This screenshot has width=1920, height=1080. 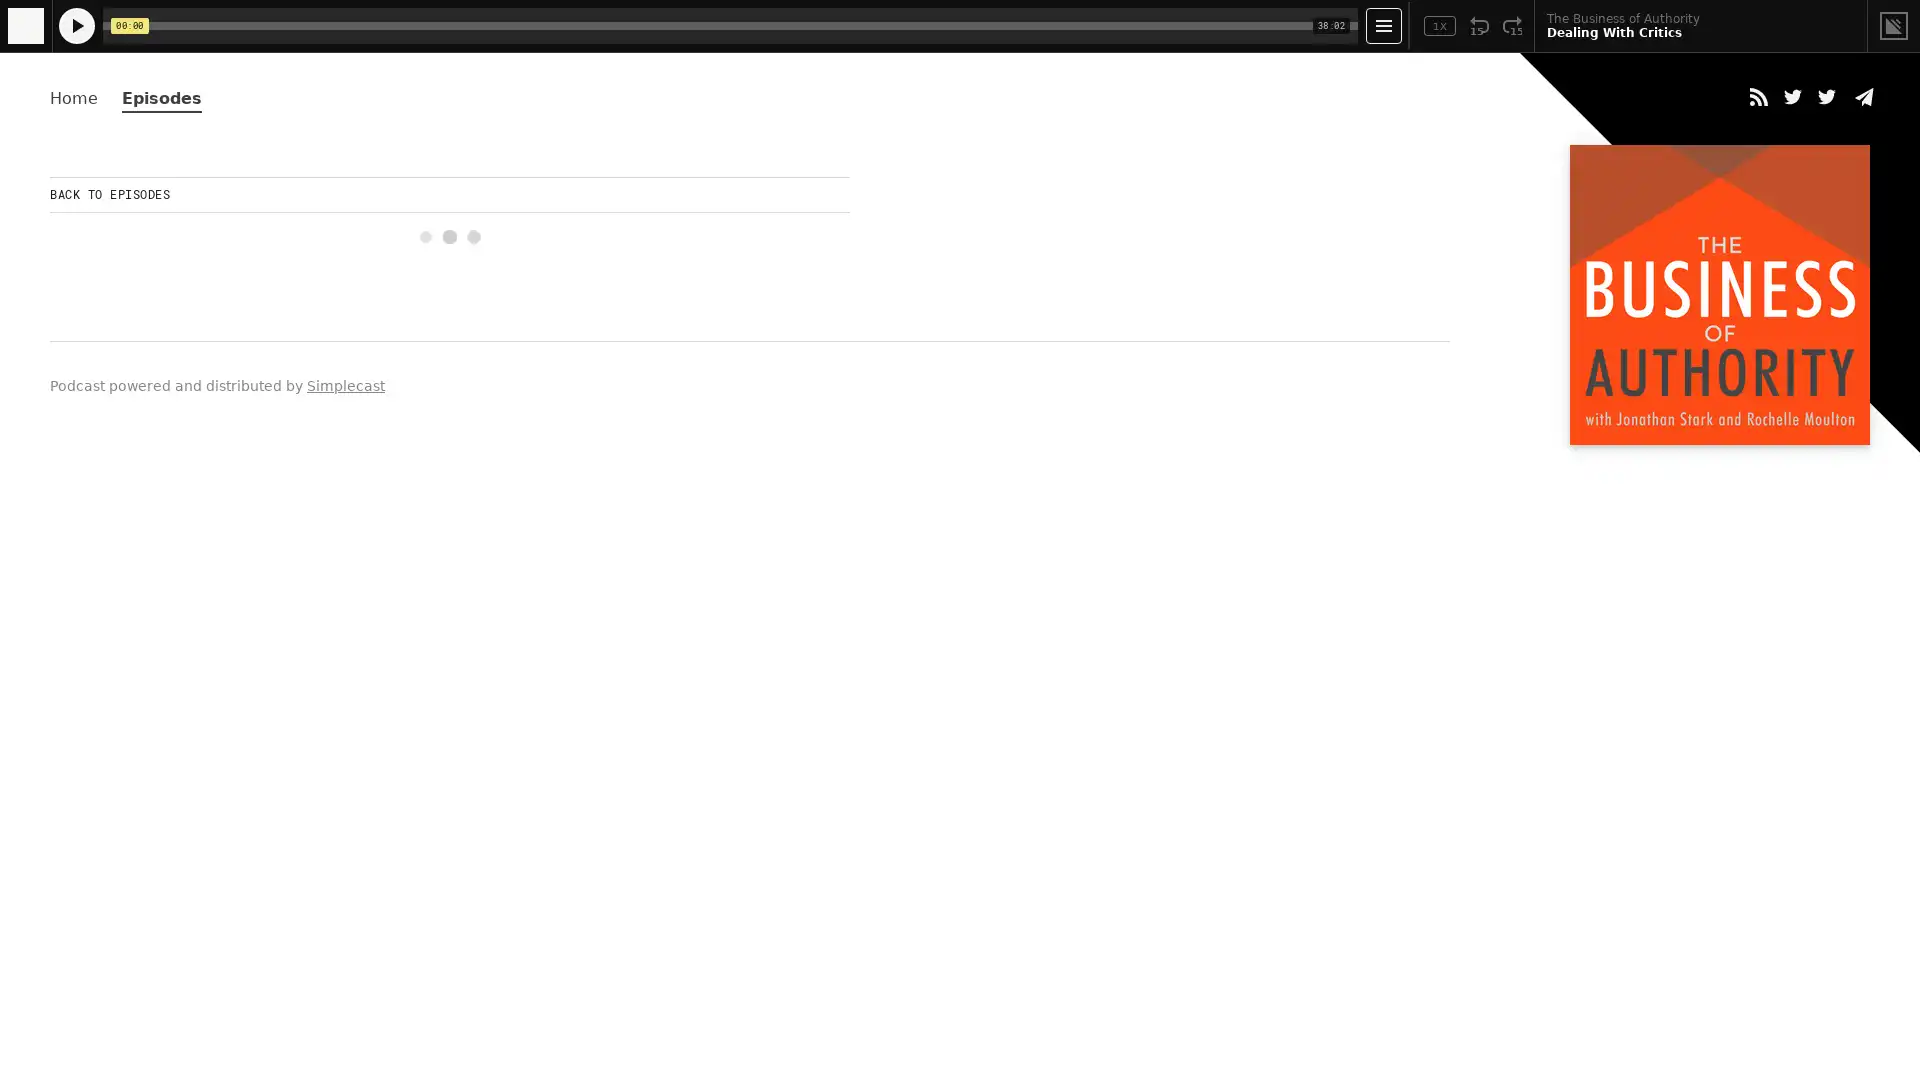 What do you see at coordinates (254, 268) in the screenshot?
I see `Play` at bounding box center [254, 268].